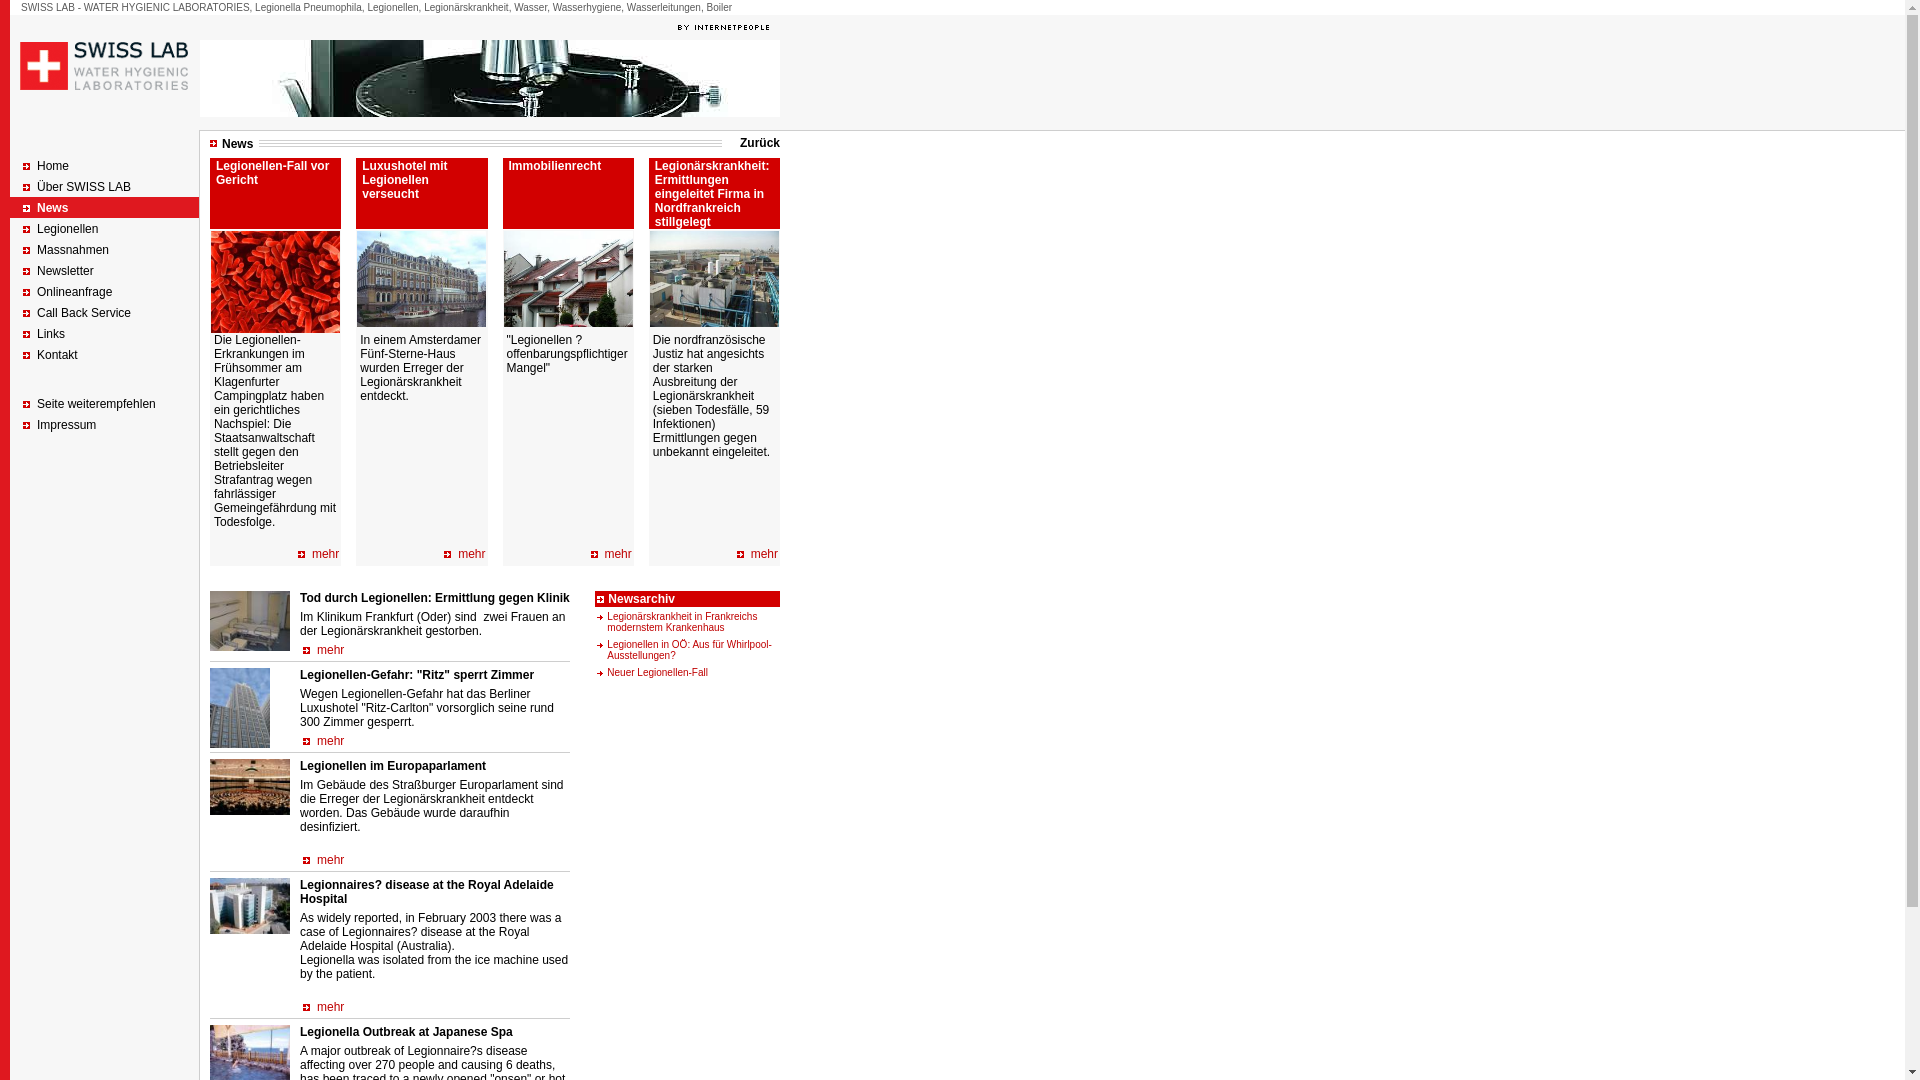 Image resolution: width=1920 pixels, height=1080 pixels. What do you see at coordinates (52, 208) in the screenshot?
I see `'News'` at bounding box center [52, 208].